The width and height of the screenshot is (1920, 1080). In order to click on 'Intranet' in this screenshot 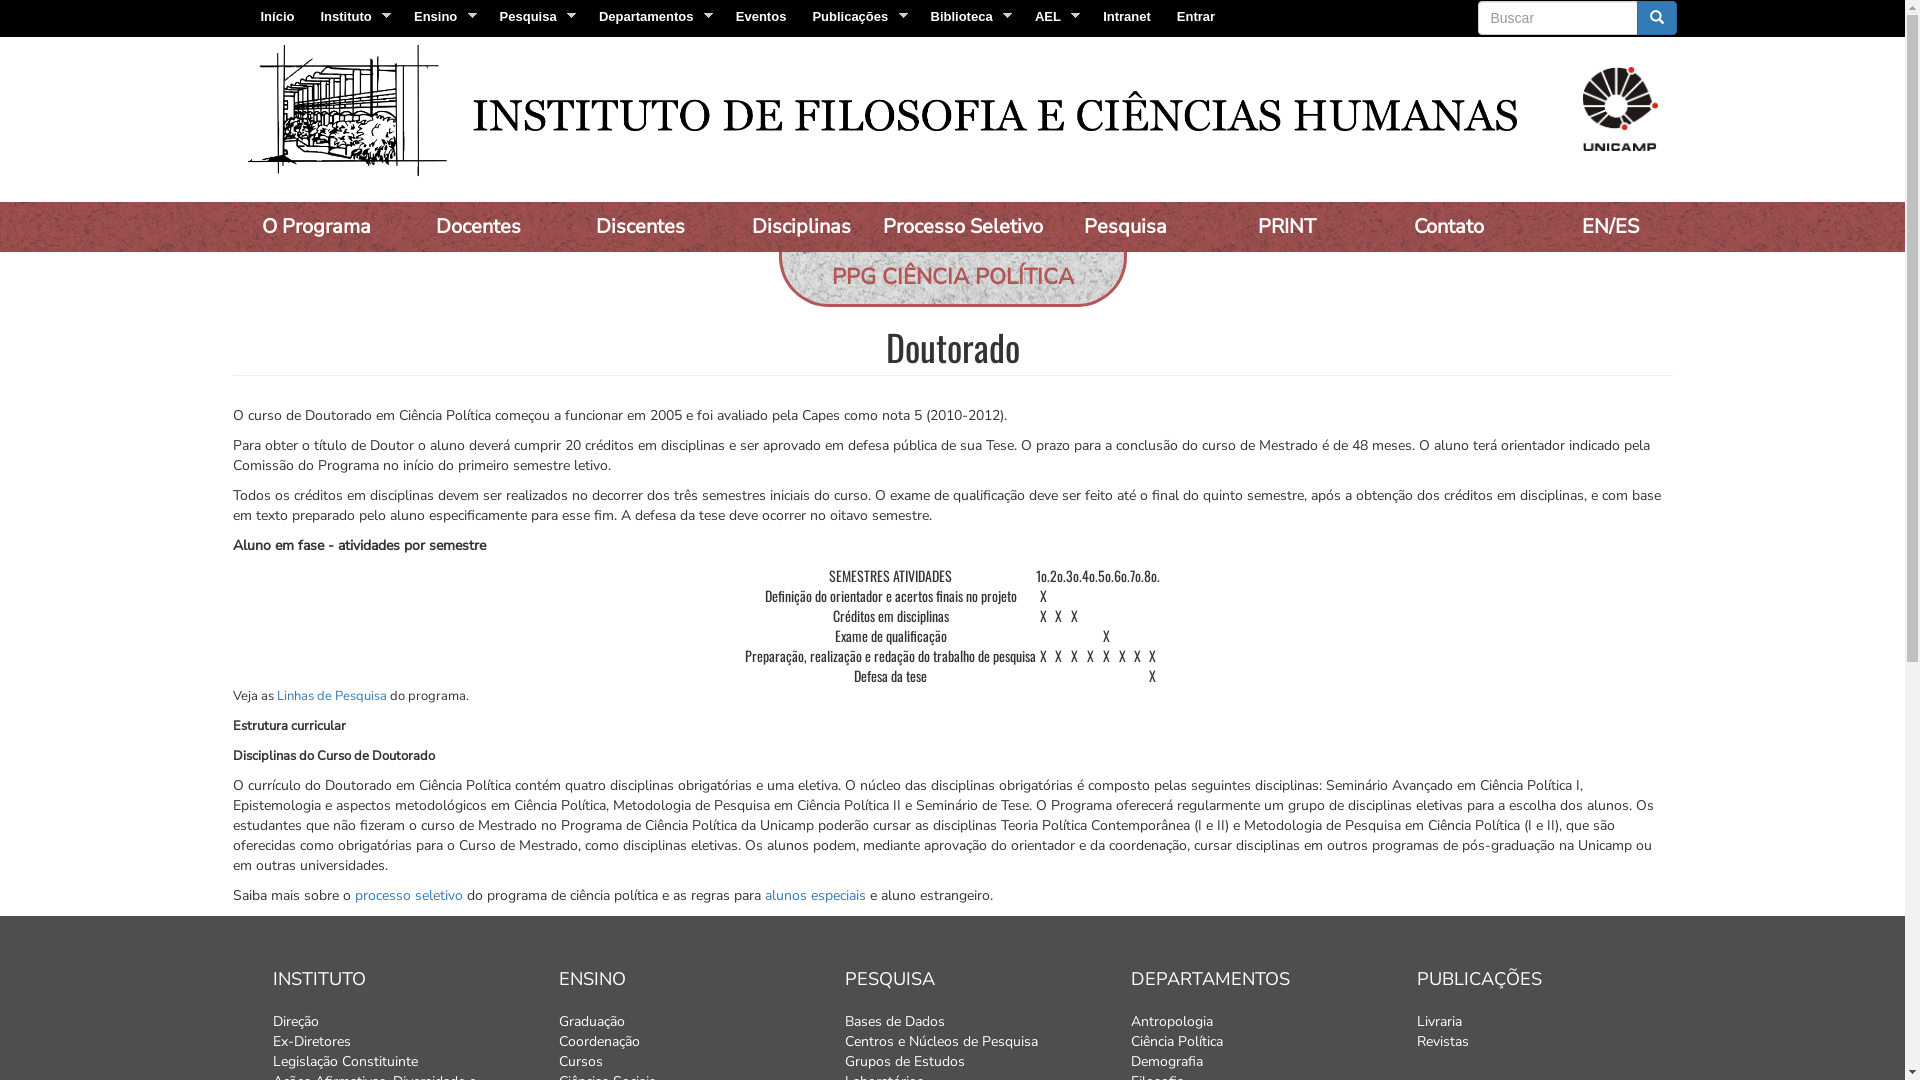, I will do `click(1127, 16)`.